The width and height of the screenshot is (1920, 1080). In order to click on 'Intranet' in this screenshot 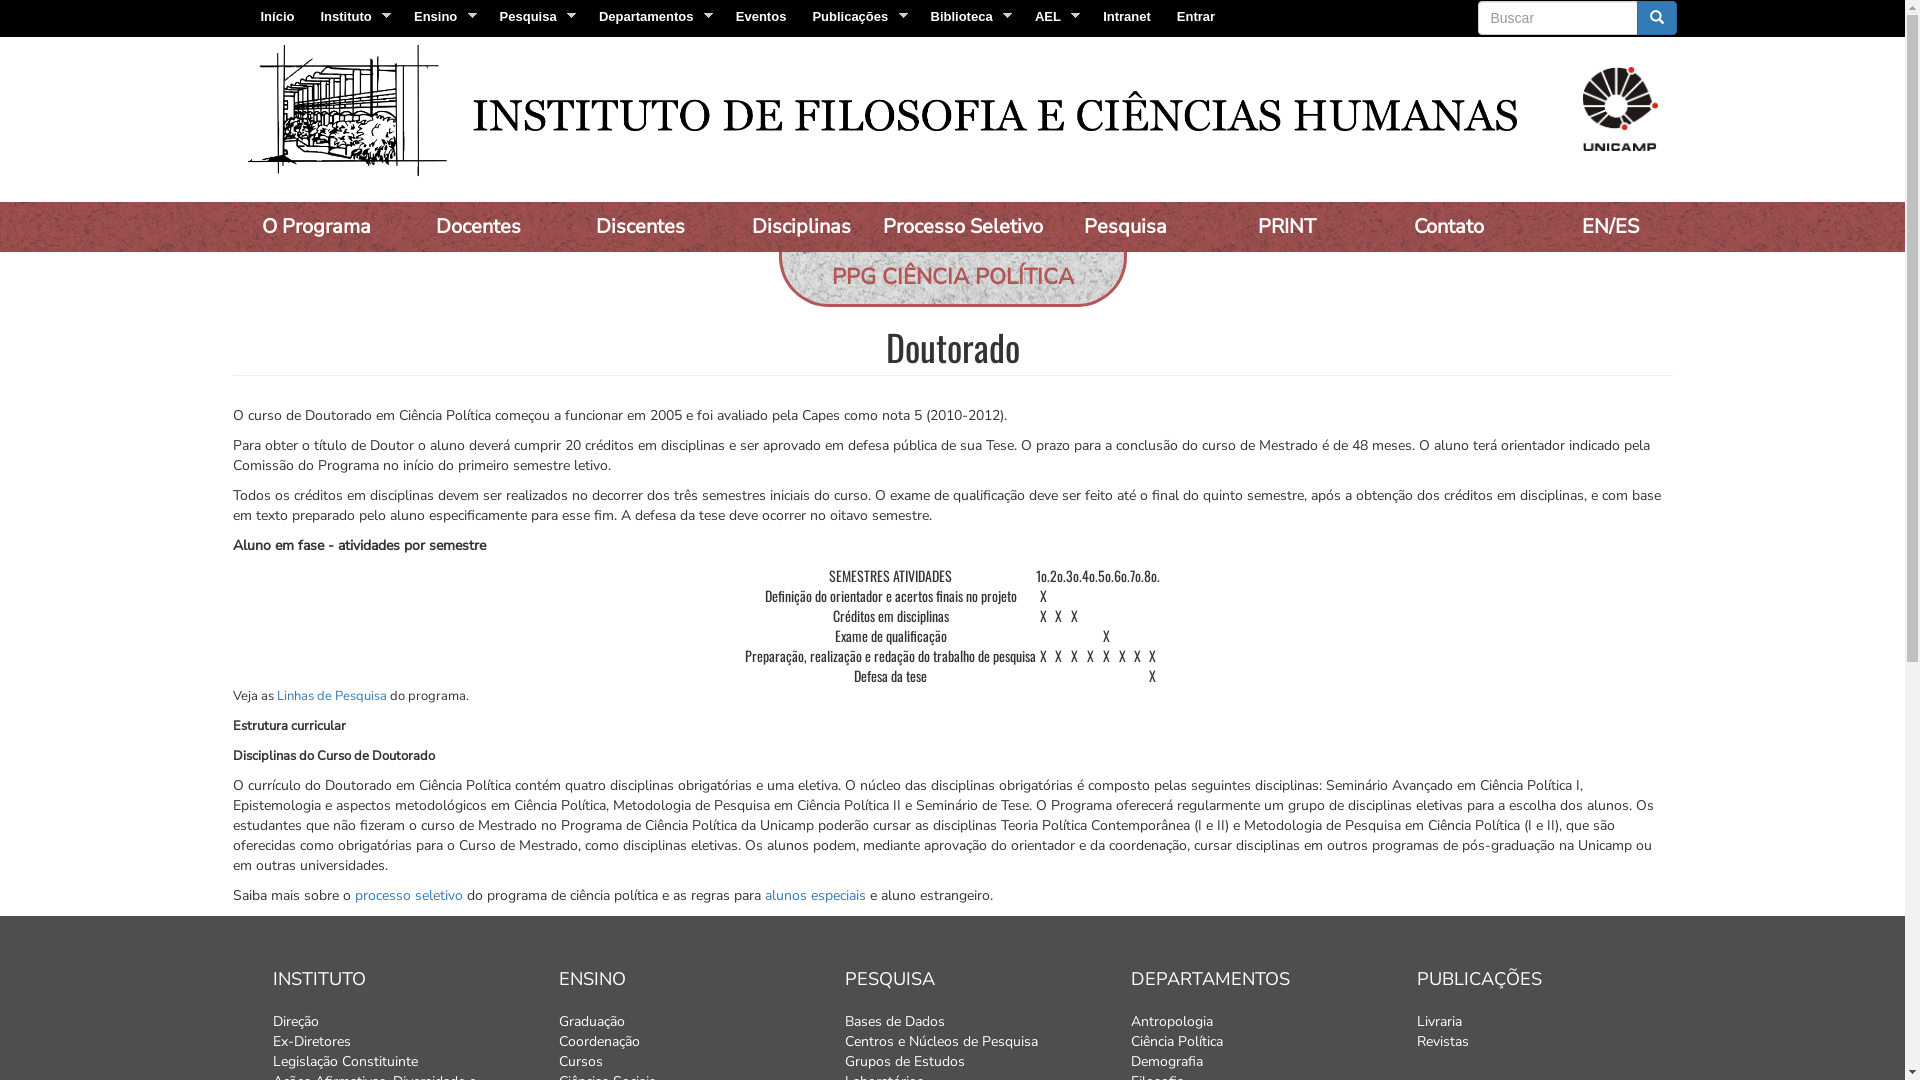, I will do `click(1127, 16)`.